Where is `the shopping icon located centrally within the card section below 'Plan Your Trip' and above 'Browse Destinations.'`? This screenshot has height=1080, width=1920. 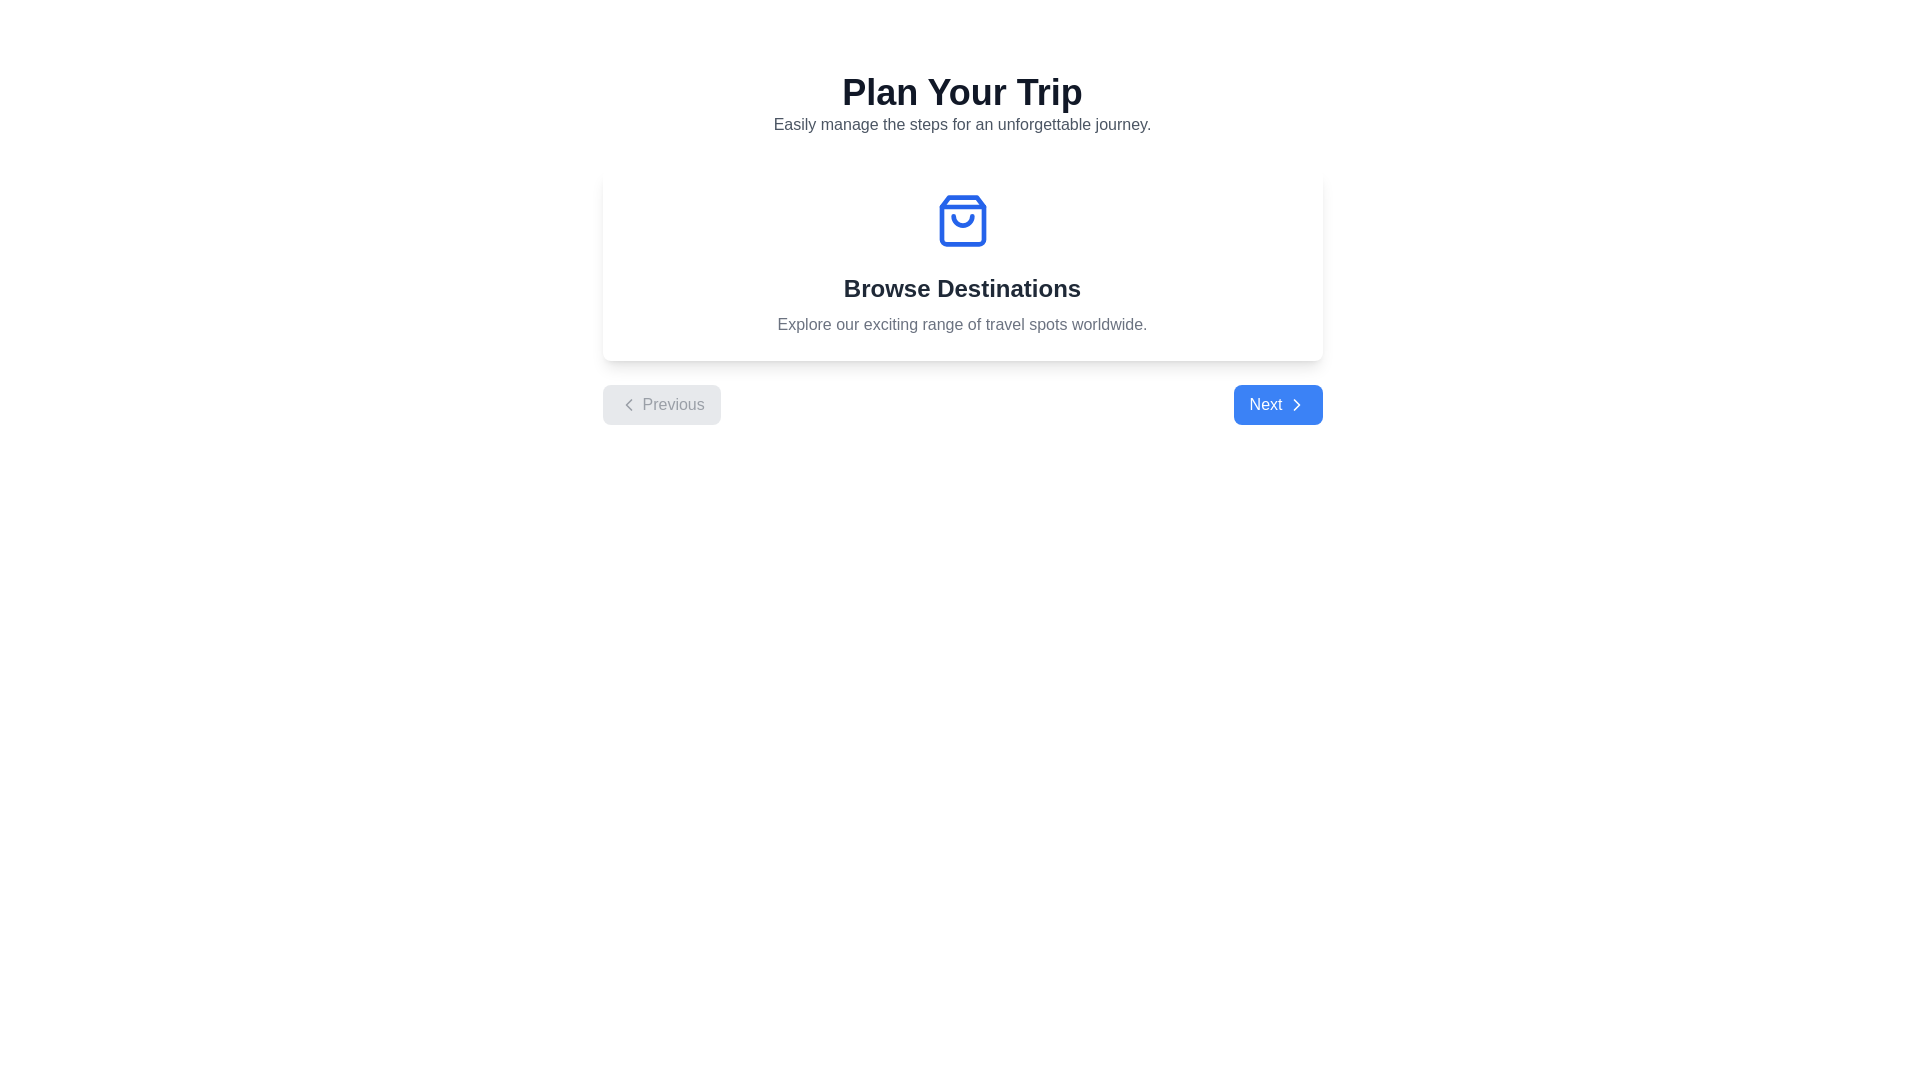 the shopping icon located centrally within the card section below 'Plan Your Trip' and above 'Browse Destinations.' is located at coordinates (962, 220).